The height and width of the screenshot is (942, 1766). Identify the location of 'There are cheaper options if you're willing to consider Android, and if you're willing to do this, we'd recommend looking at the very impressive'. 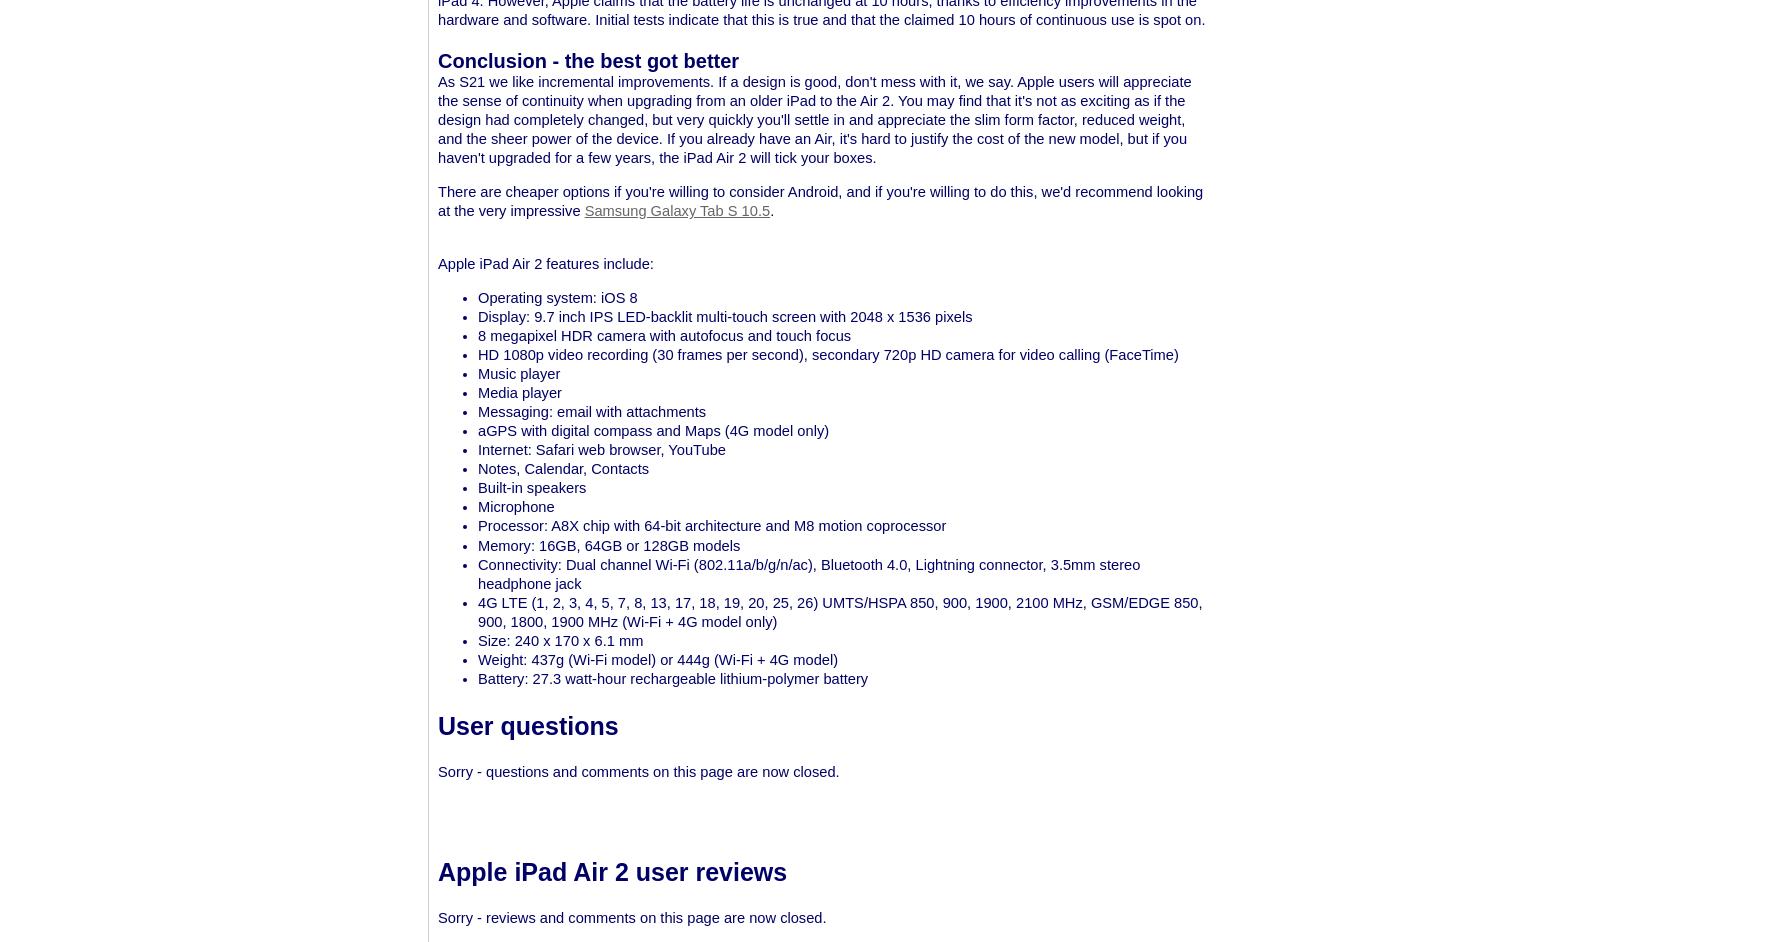
(436, 201).